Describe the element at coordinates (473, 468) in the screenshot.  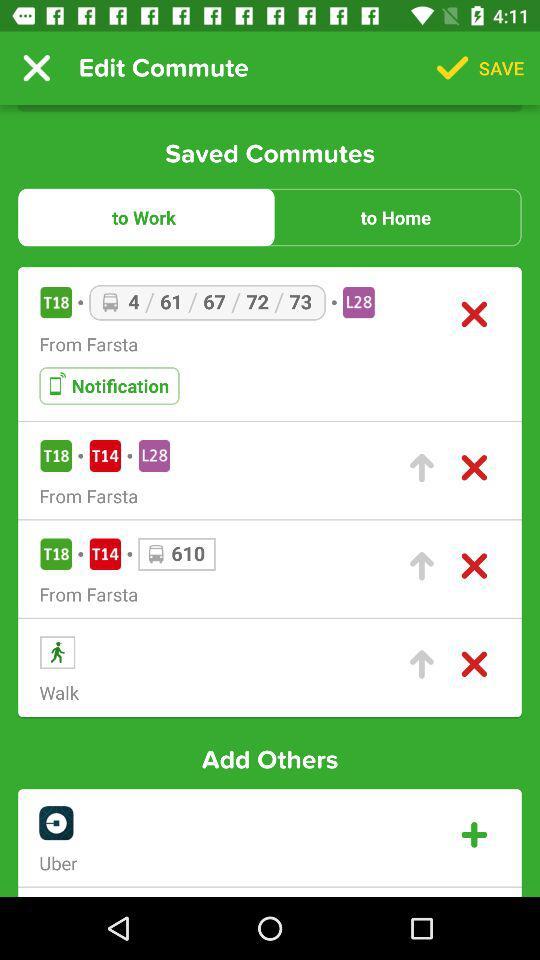
I see `remove commute` at that location.